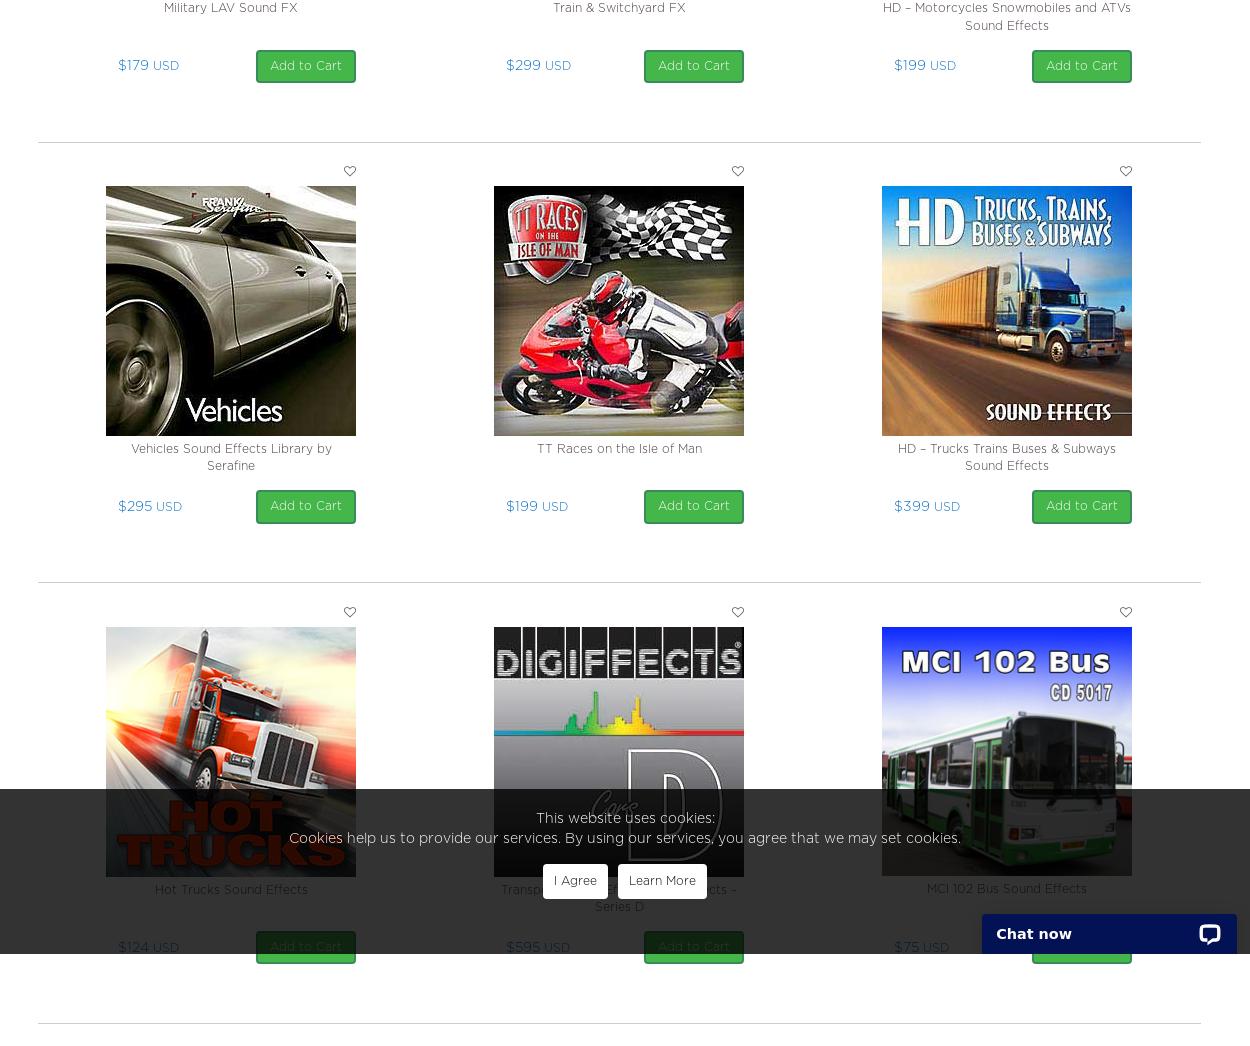  What do you see at coordinates (1006, 456) in the screenshot?
I see `'HD – Trucks Trains Buses & Subways Sound Effects'` at bounding box center [1006, 456].